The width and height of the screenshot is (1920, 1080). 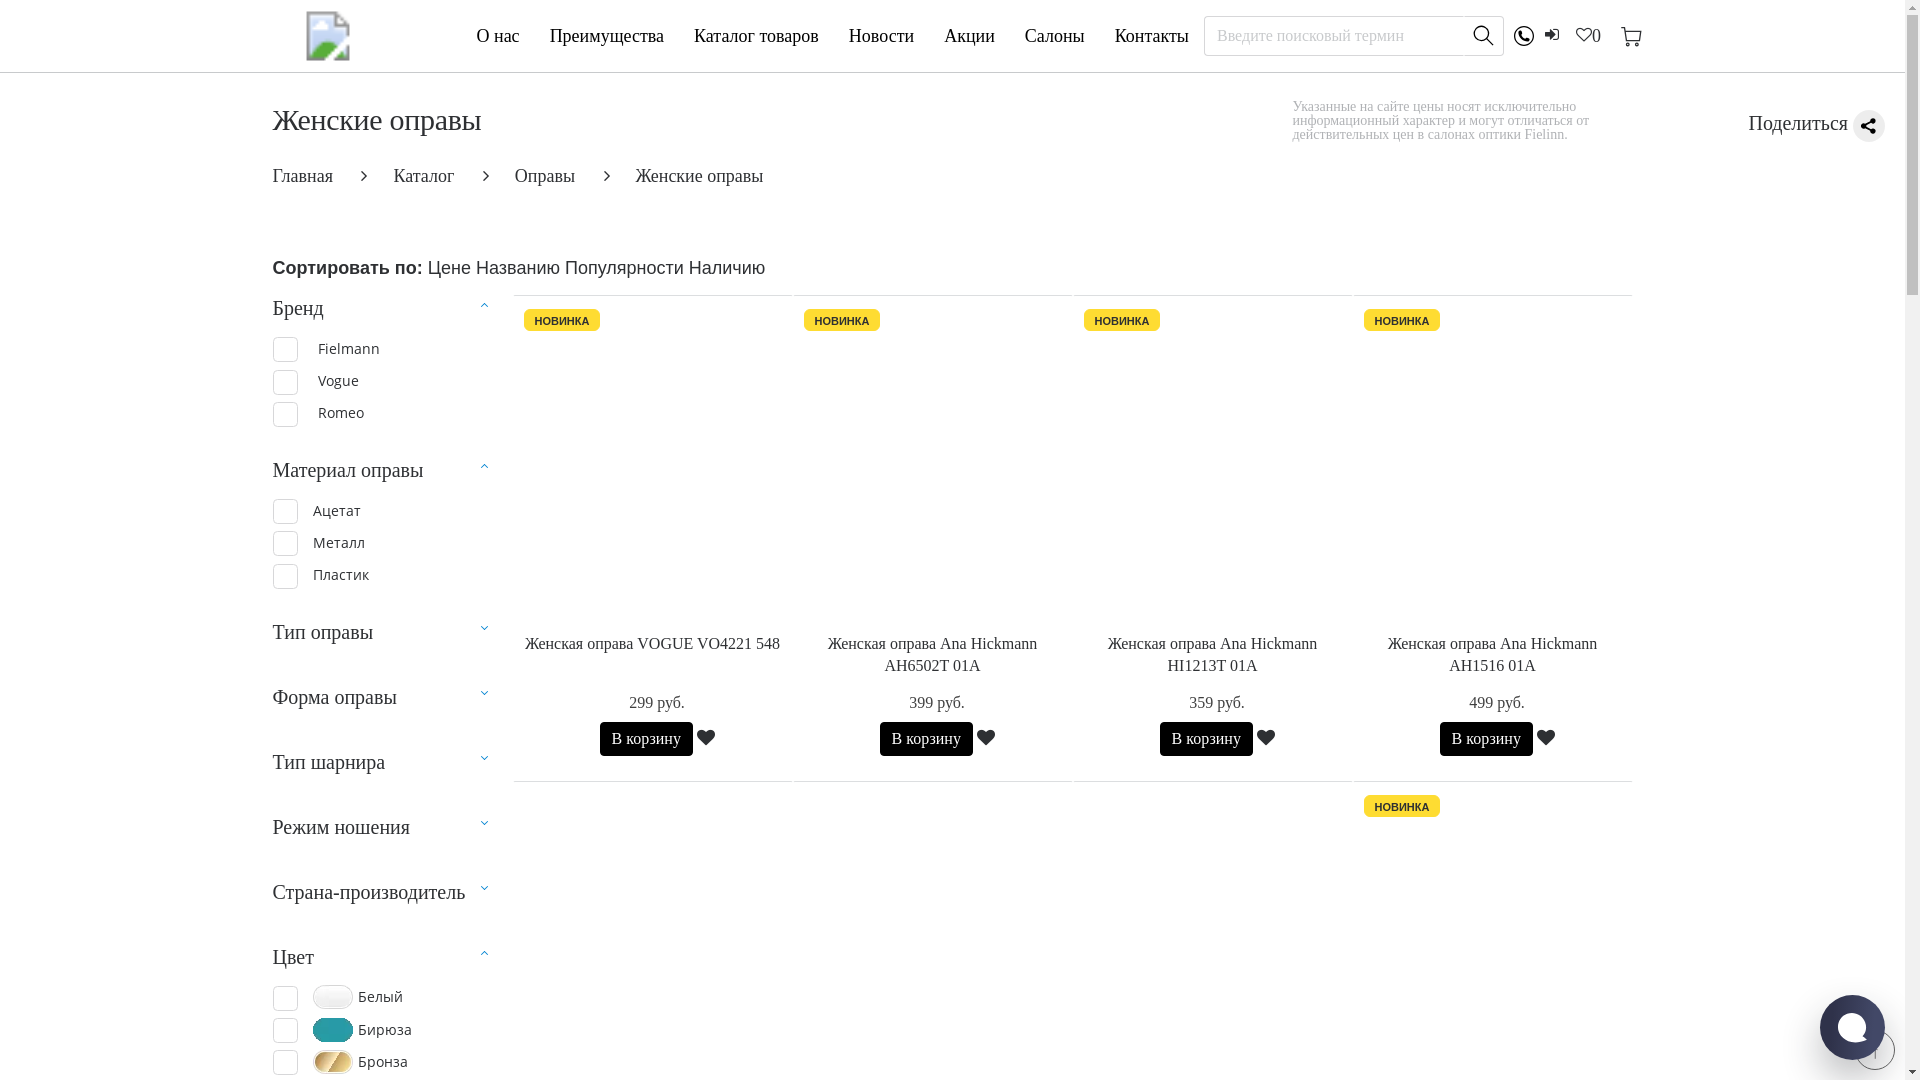 I want to click on 'Y', so click(x=283, y=543).